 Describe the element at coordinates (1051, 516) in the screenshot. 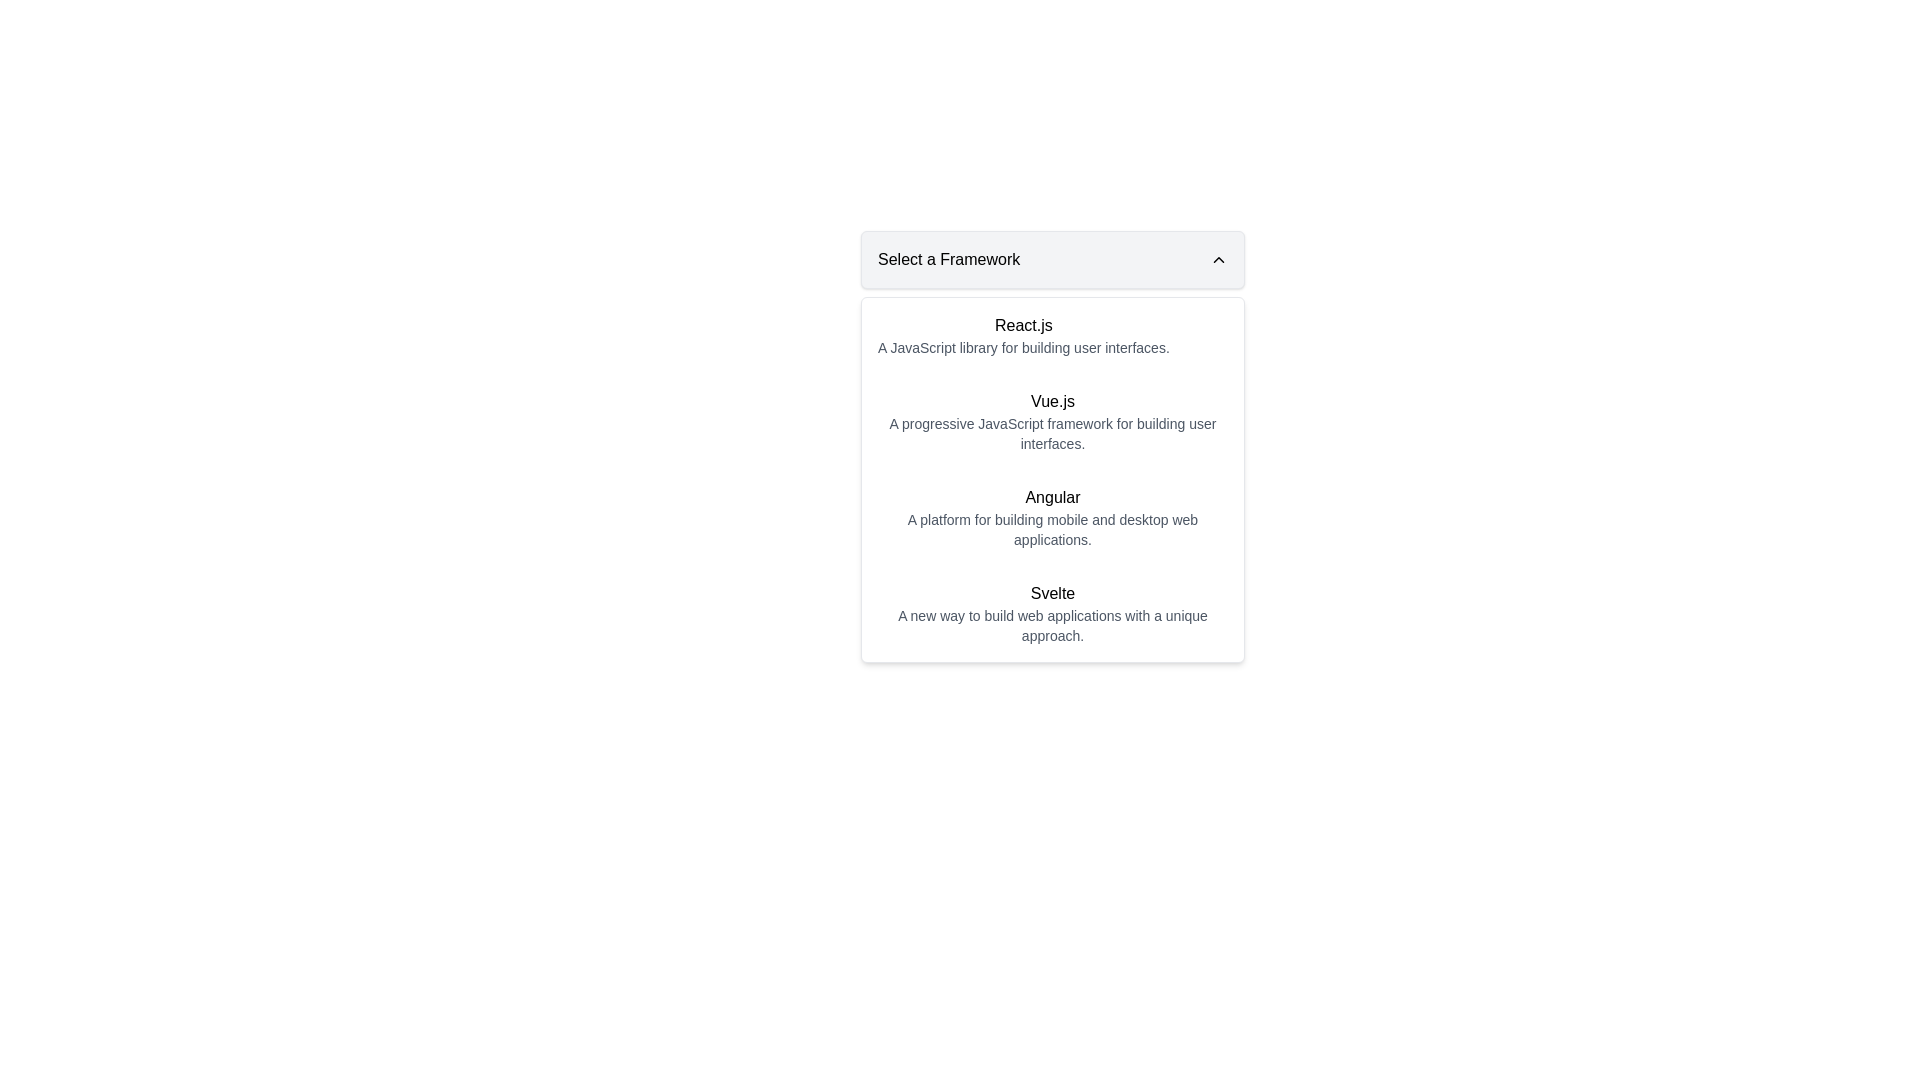

I see `the text block representing the framework option 'Angular' within the third item of a vertical list of frameworks` at that location.